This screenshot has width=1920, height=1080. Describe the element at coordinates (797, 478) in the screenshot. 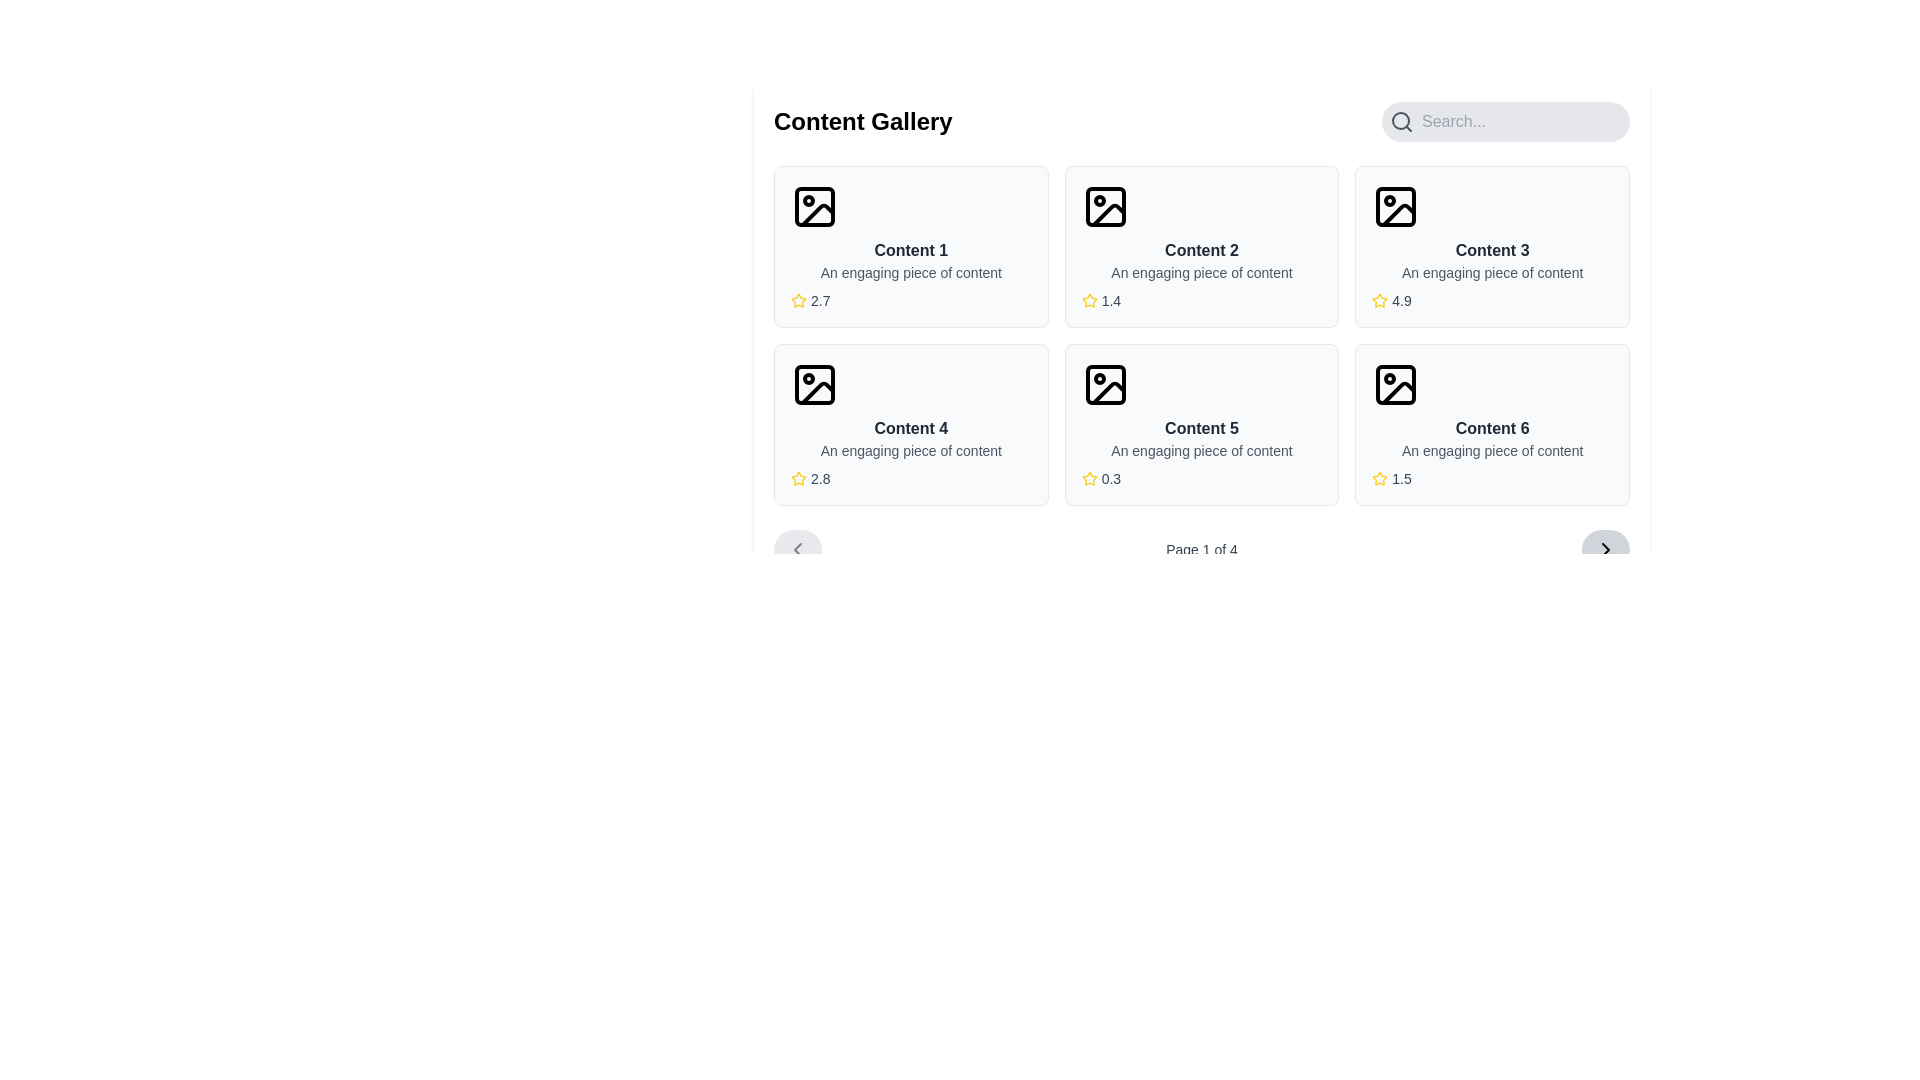

I see `the star rating icon located in the card titled 'Content 4', which visually indicates a rating with a numerical value of '2.8'` at that location.